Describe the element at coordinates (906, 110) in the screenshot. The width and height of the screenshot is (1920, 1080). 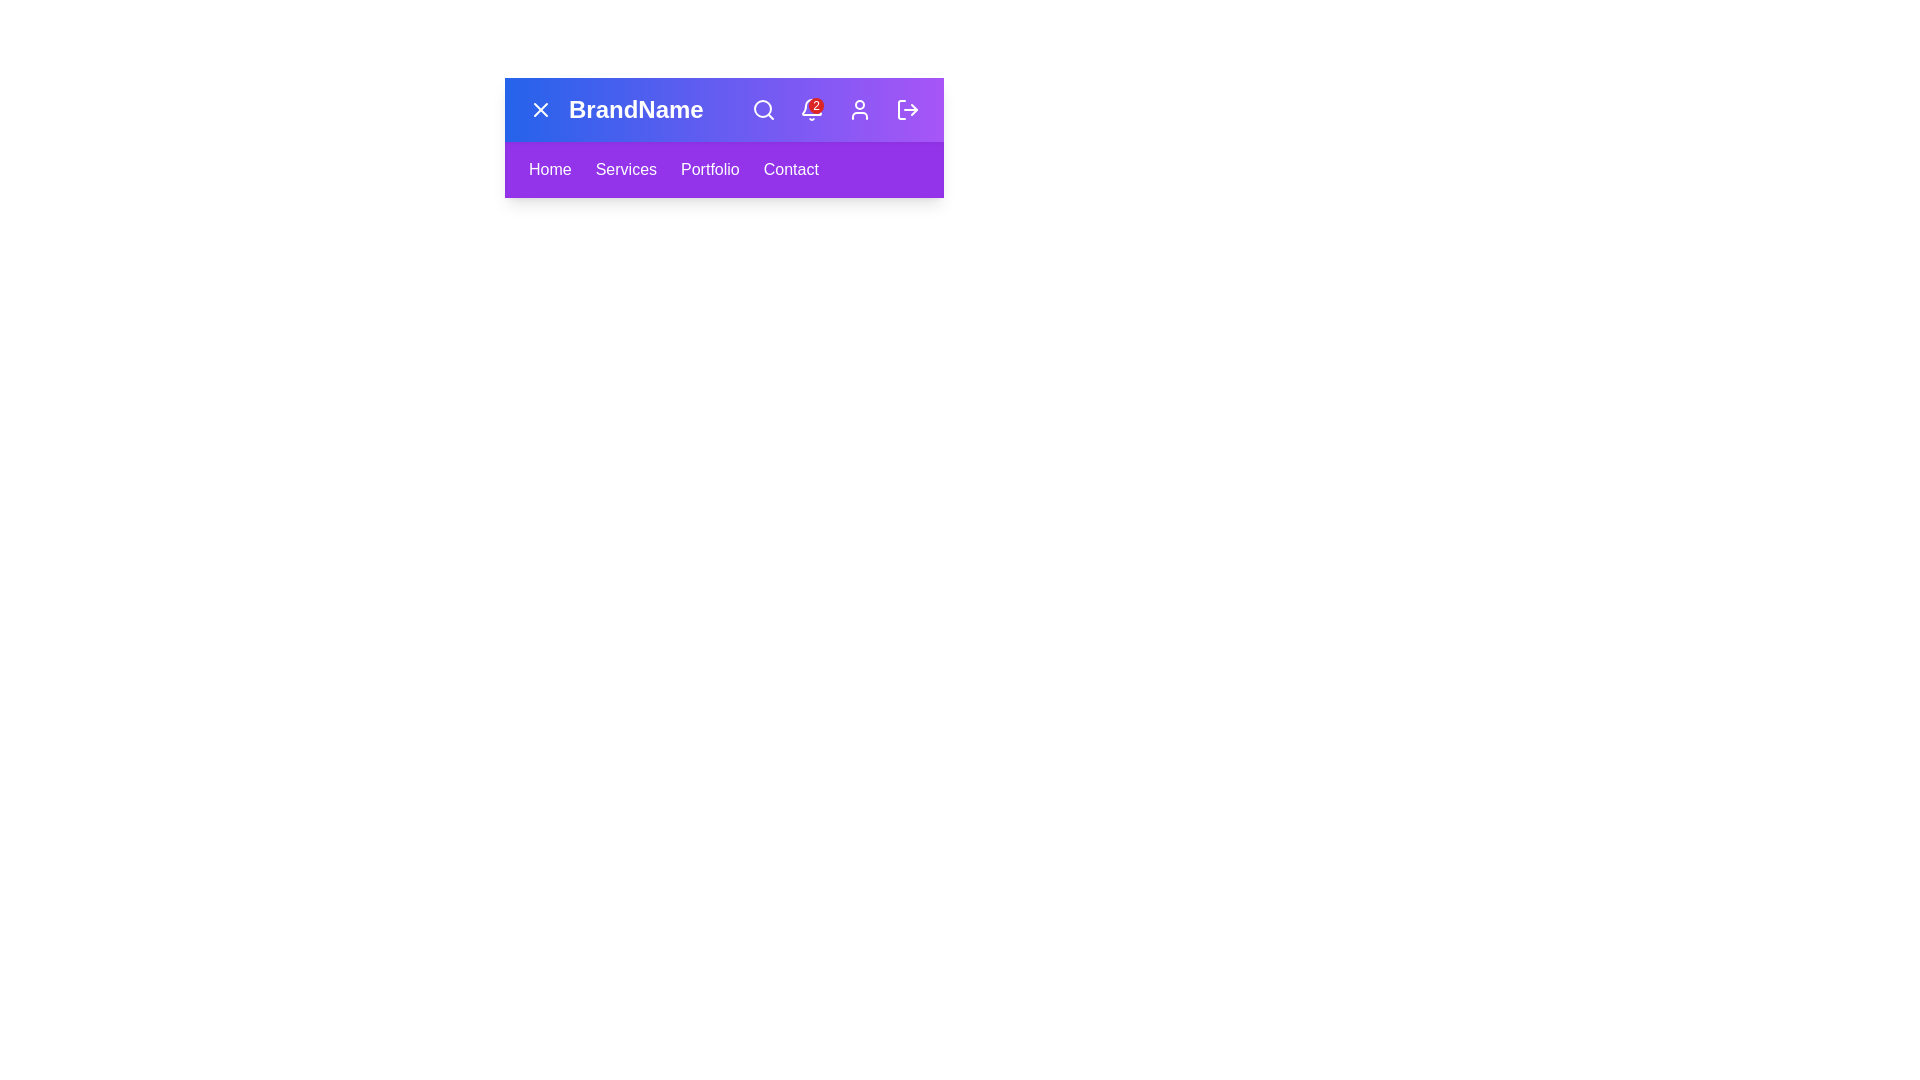
I see `the logout icon, which is styled with a right-facing arrow exiting a rectangle, located at the far right of the navigation bar` at that location.